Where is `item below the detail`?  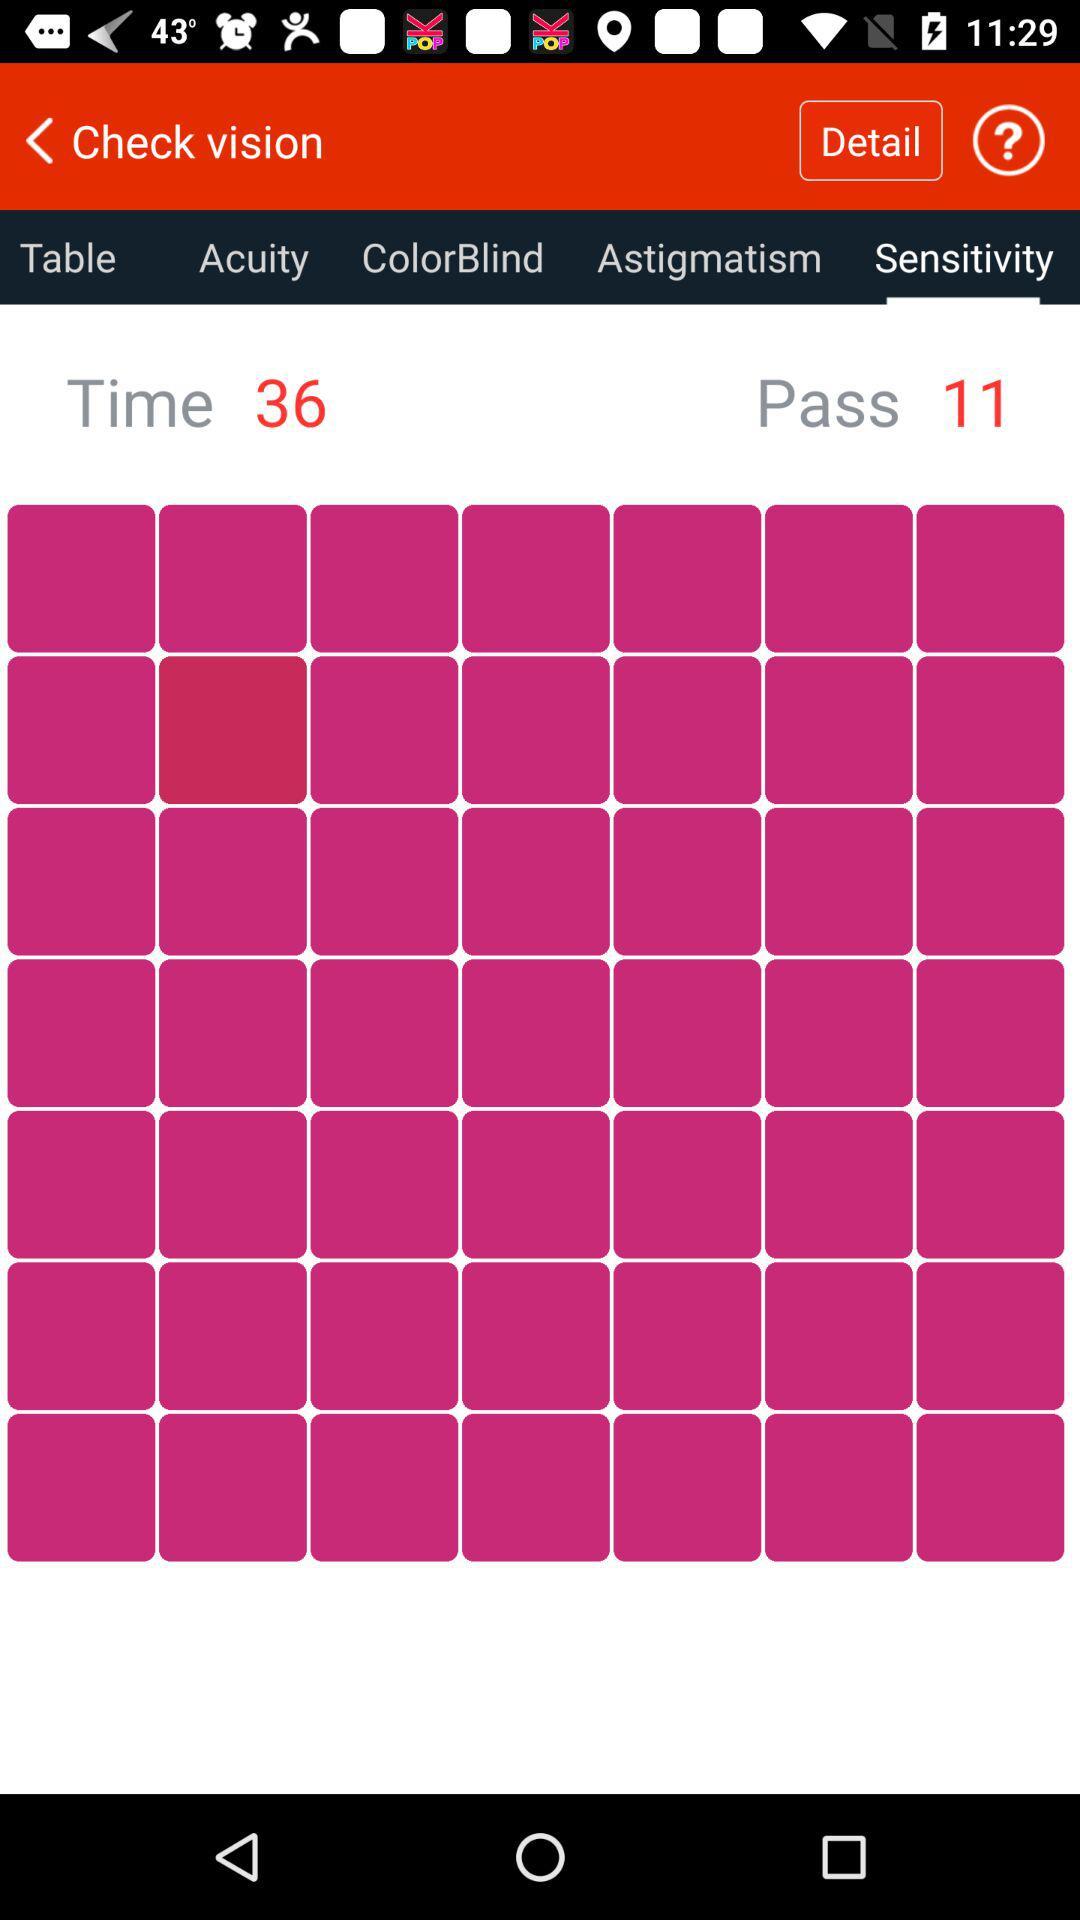
item below the detail is located at coordinates (963, 256).